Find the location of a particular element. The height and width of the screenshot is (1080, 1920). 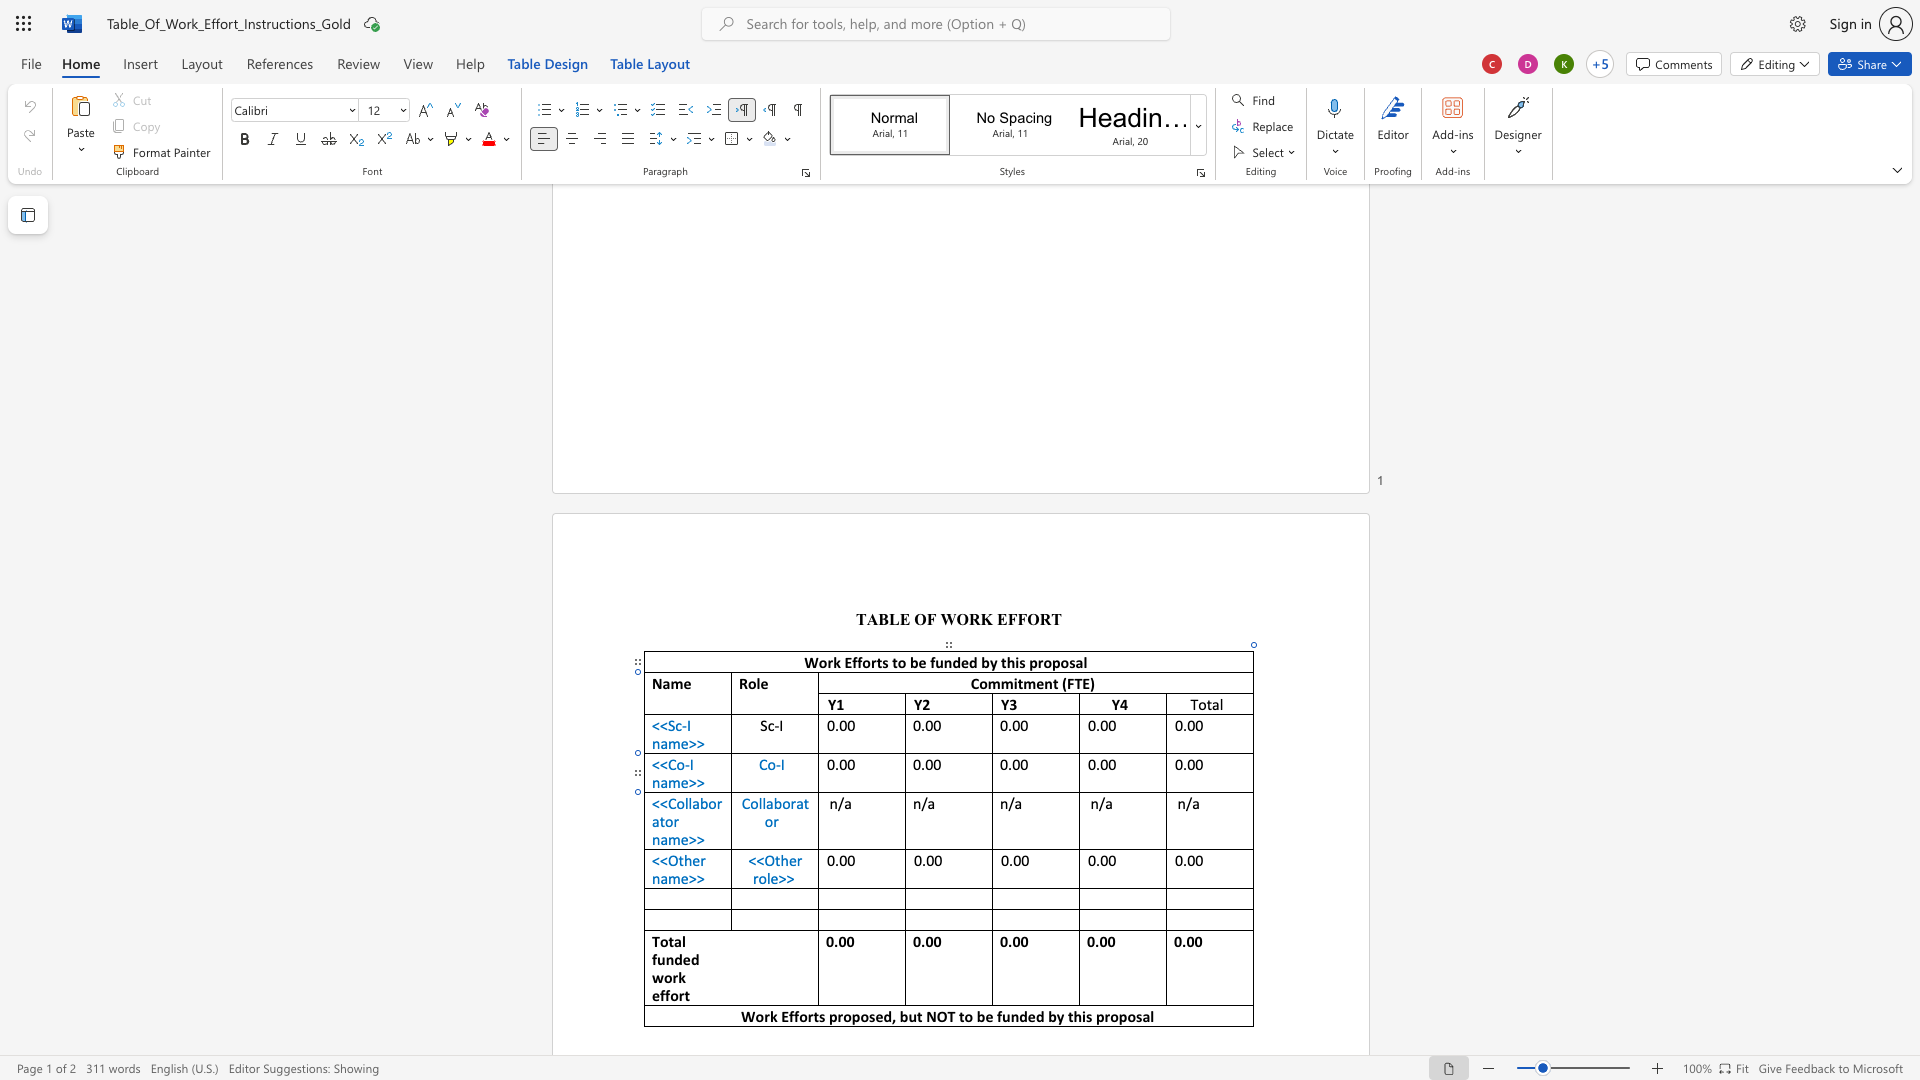

the space between the continuous character "h" and "e" in the text is located at coordinates (787, 859).